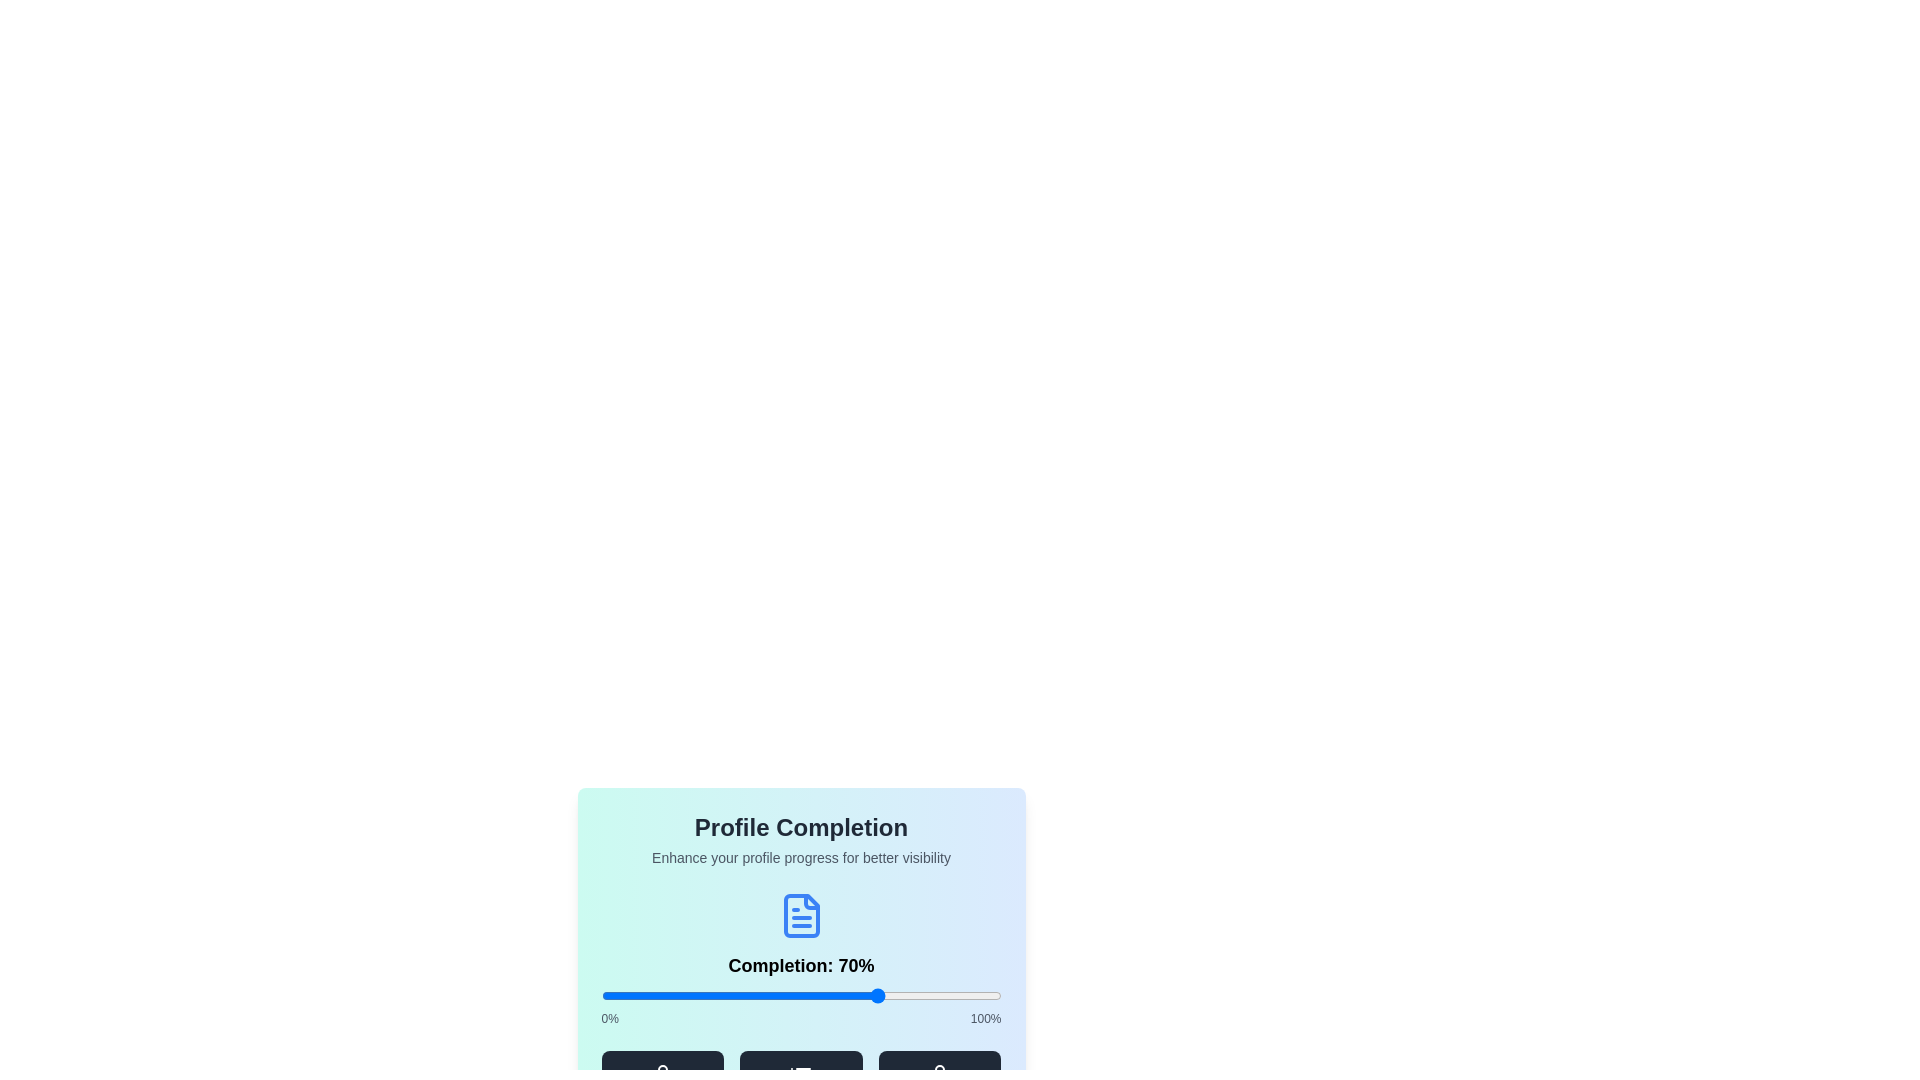 The height and width of the screenshot is (1080, 1920). What do you see at coordinates (801, 1018) in the screenshot?
I see `values of the text labels indicating the start (0%) and end (100%) points of the slider range located below the slider bar in the 'Completion: 70%' section` at bounding box center [801, 1018].